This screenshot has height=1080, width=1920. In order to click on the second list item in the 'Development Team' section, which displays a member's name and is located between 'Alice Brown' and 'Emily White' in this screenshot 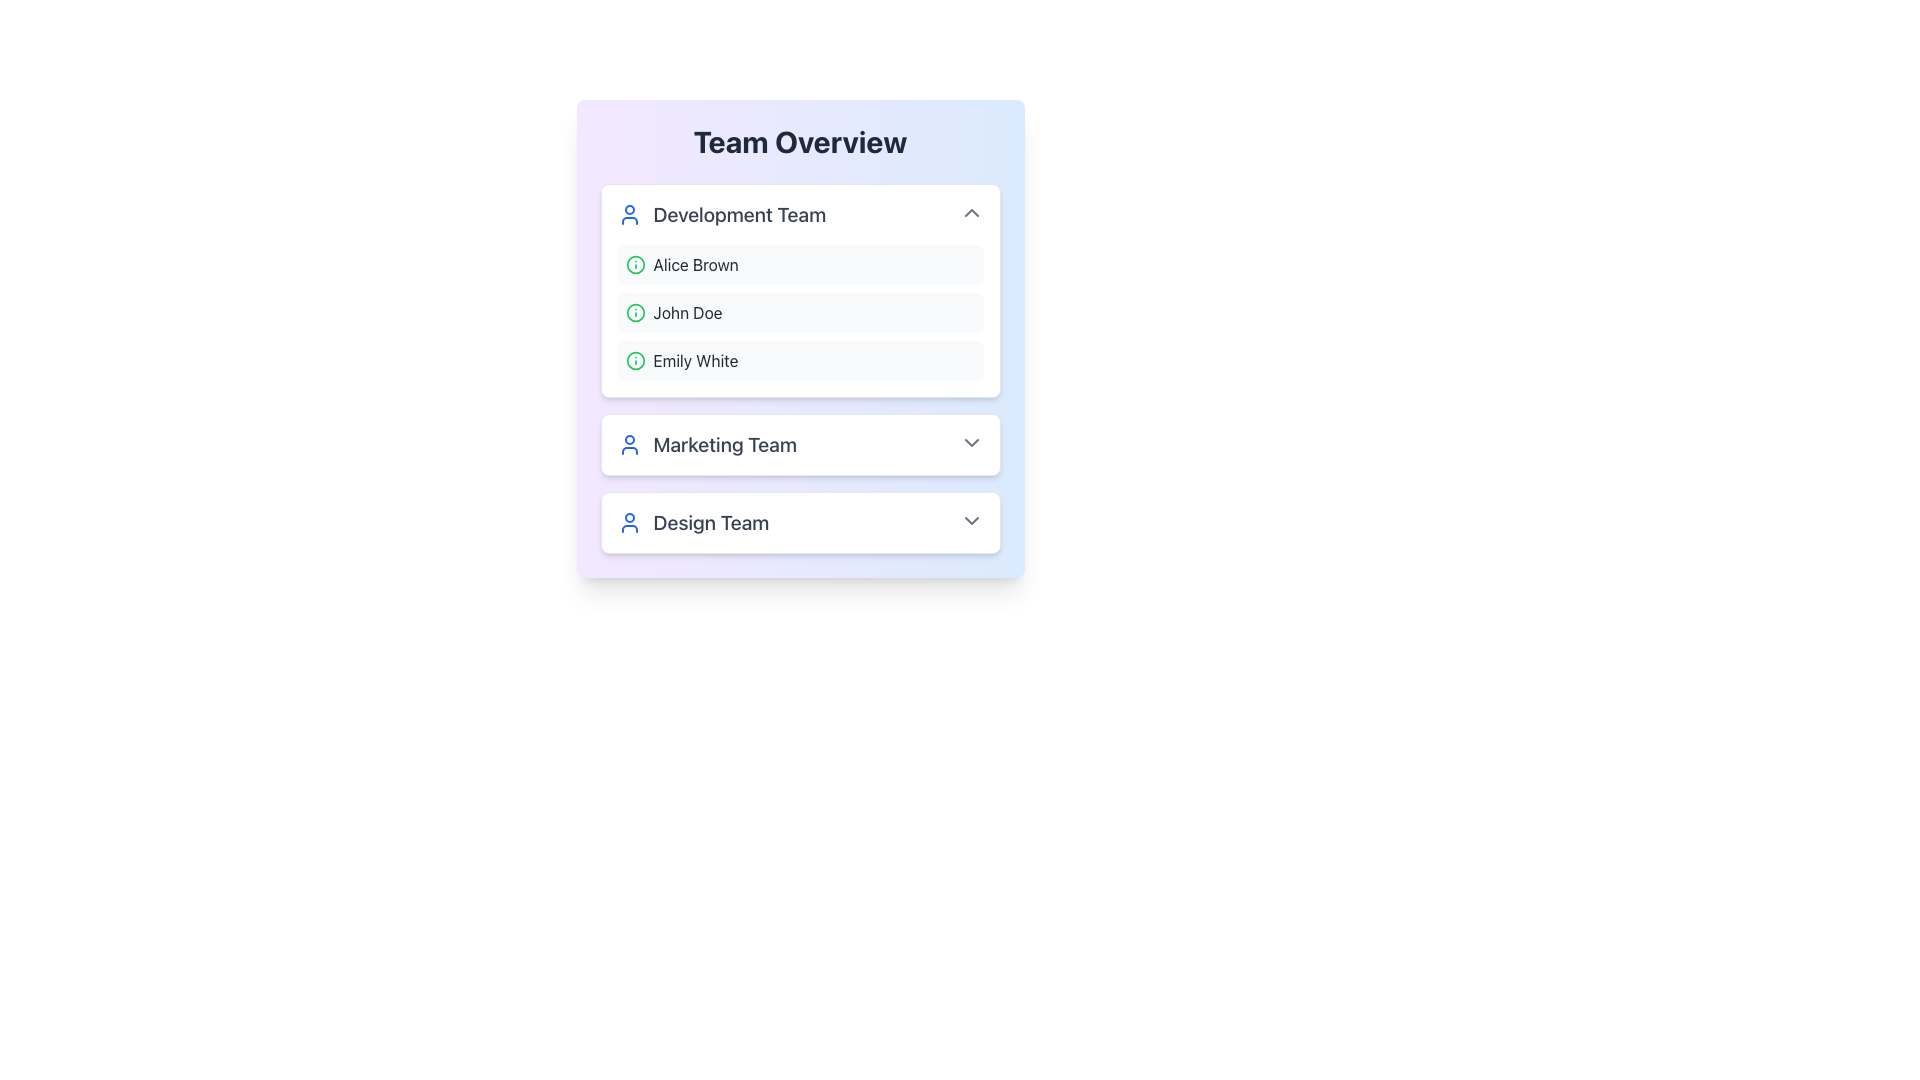, I will do `click(800, 312)`.